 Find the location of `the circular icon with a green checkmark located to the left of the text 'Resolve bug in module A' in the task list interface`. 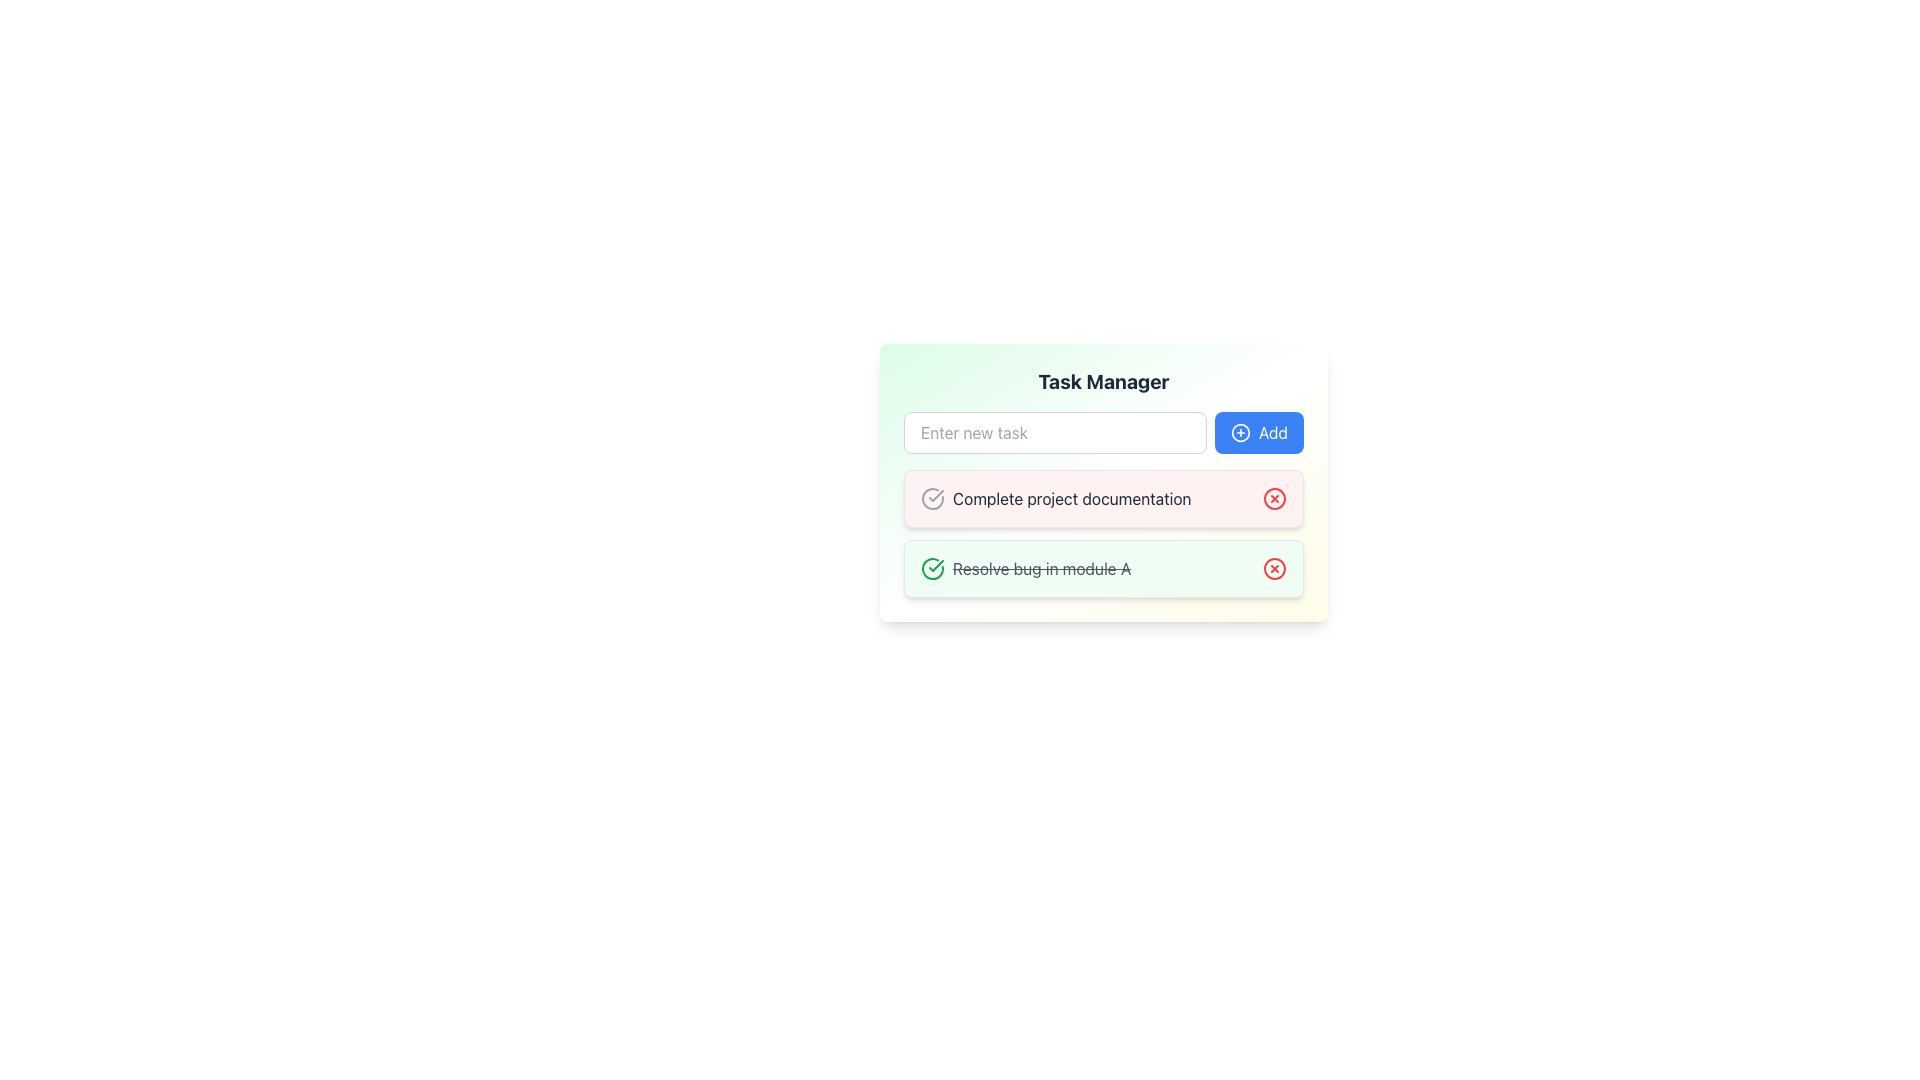

the circular icon with a green checkmark located to the left of the text 'Resolve bug in module A' in the task list interface is located at coordinates (931, 569).